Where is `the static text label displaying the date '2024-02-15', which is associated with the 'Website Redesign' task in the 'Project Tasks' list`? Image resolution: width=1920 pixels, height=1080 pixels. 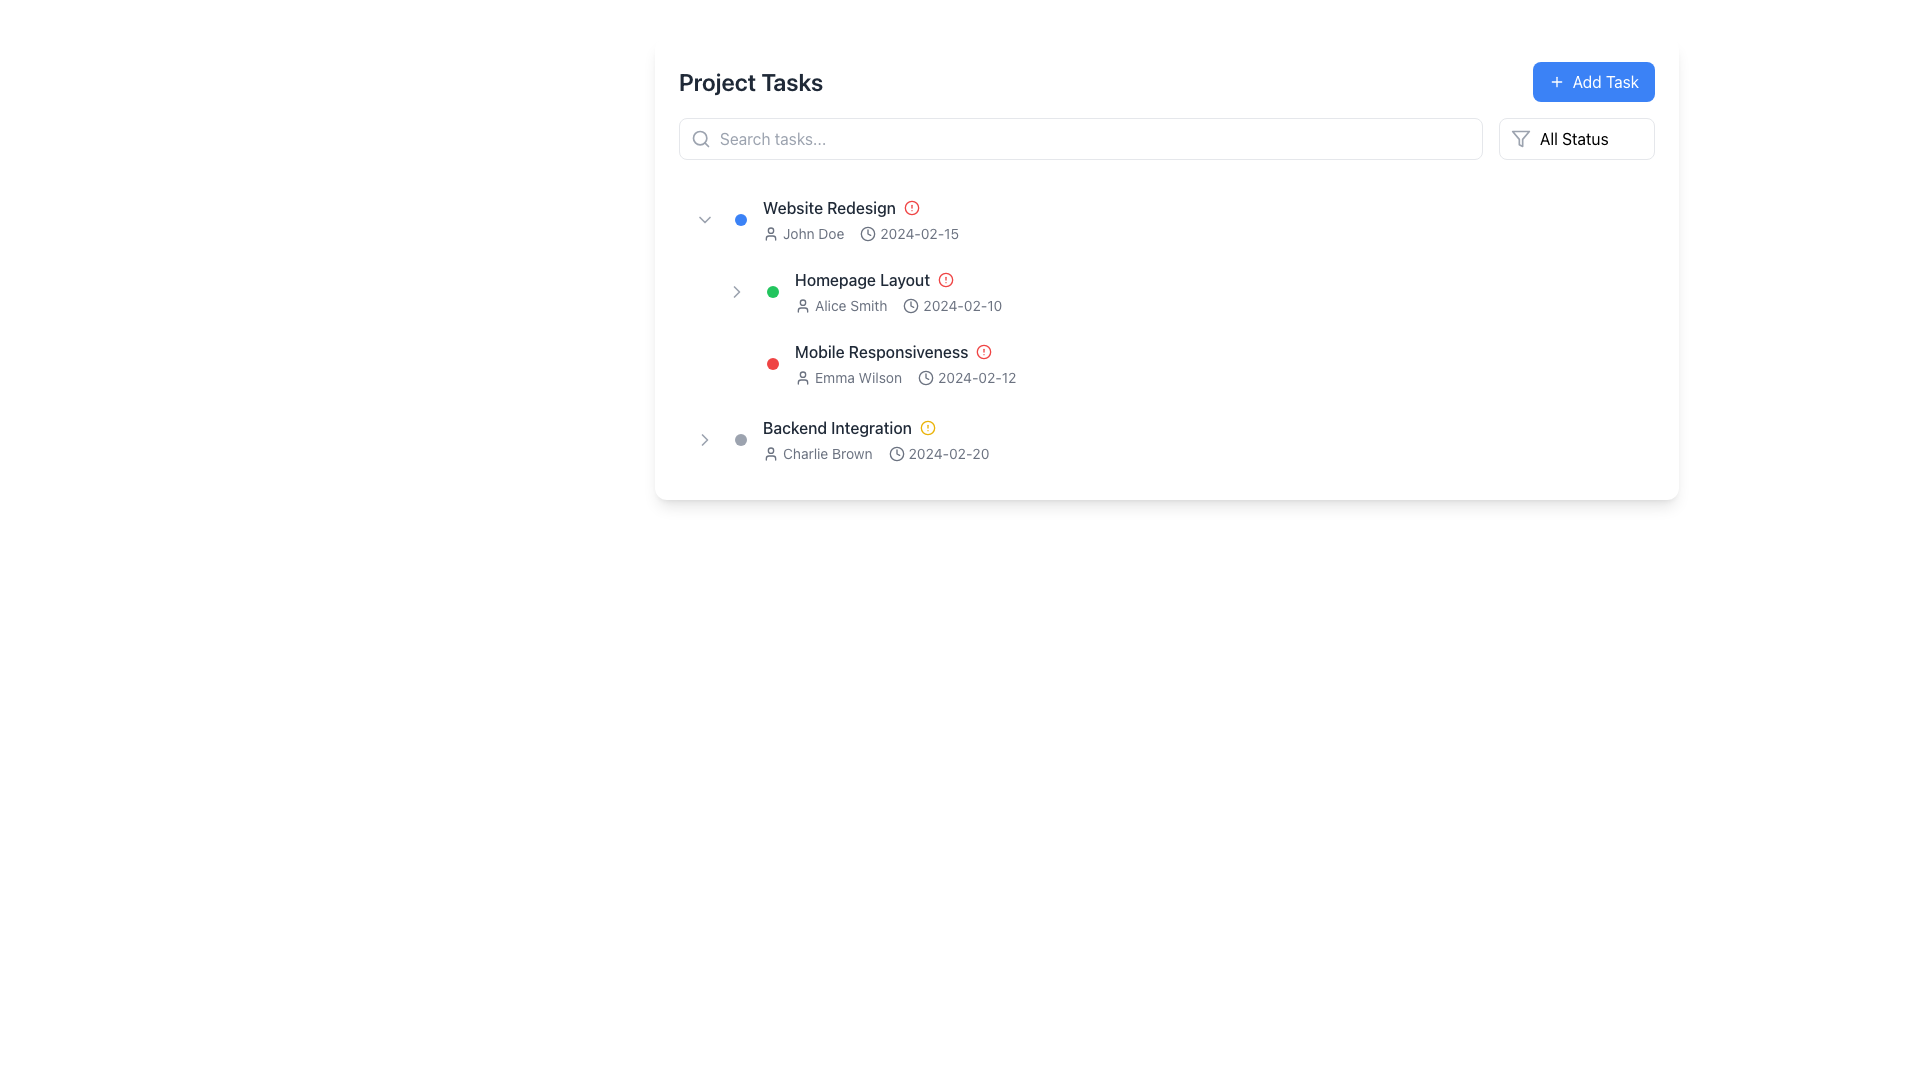
the static text label displaying the date '2024-02-15', which is associated with the 'Website Redesign' task in the 'Project Tasks' list is located at coordinates (918, 233).